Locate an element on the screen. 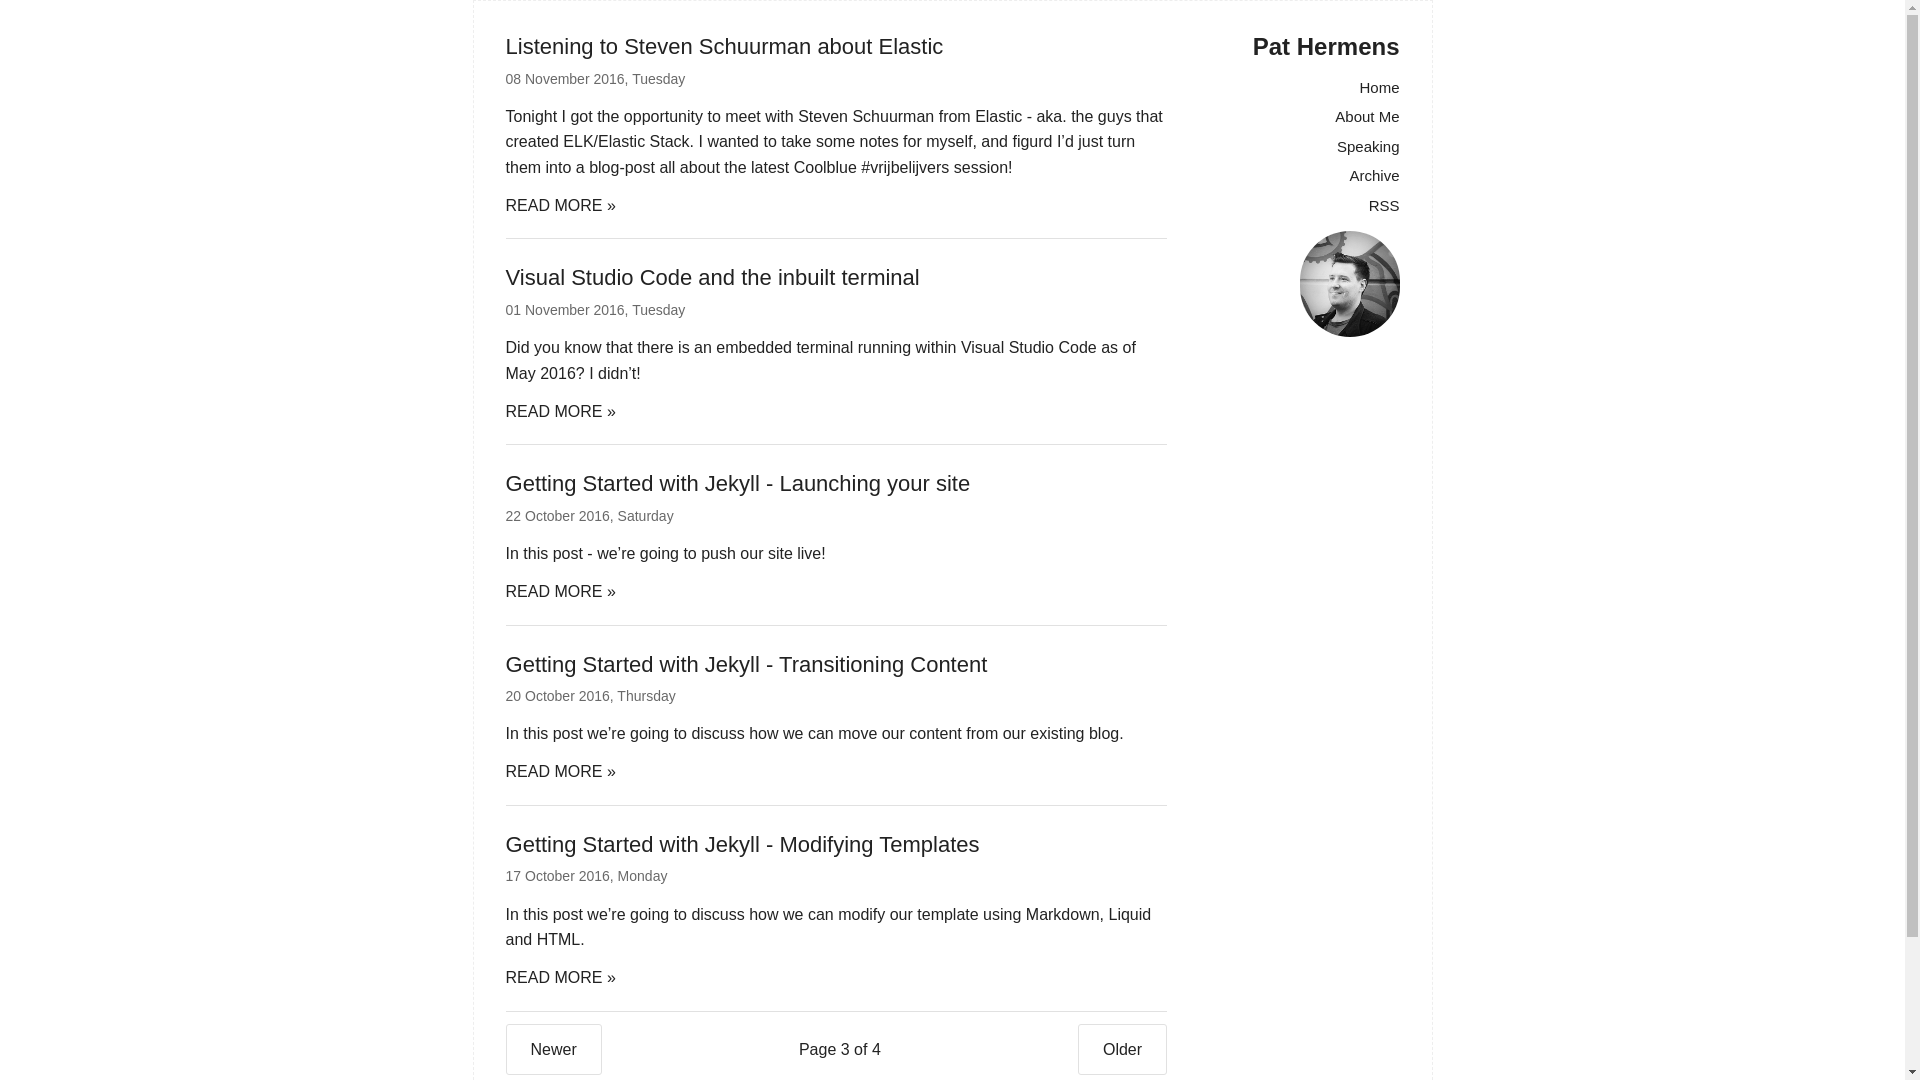 The width and height of the screenshot is (1920, 1080). 'Pat Hermens' is located at coordinates (1326, 45).